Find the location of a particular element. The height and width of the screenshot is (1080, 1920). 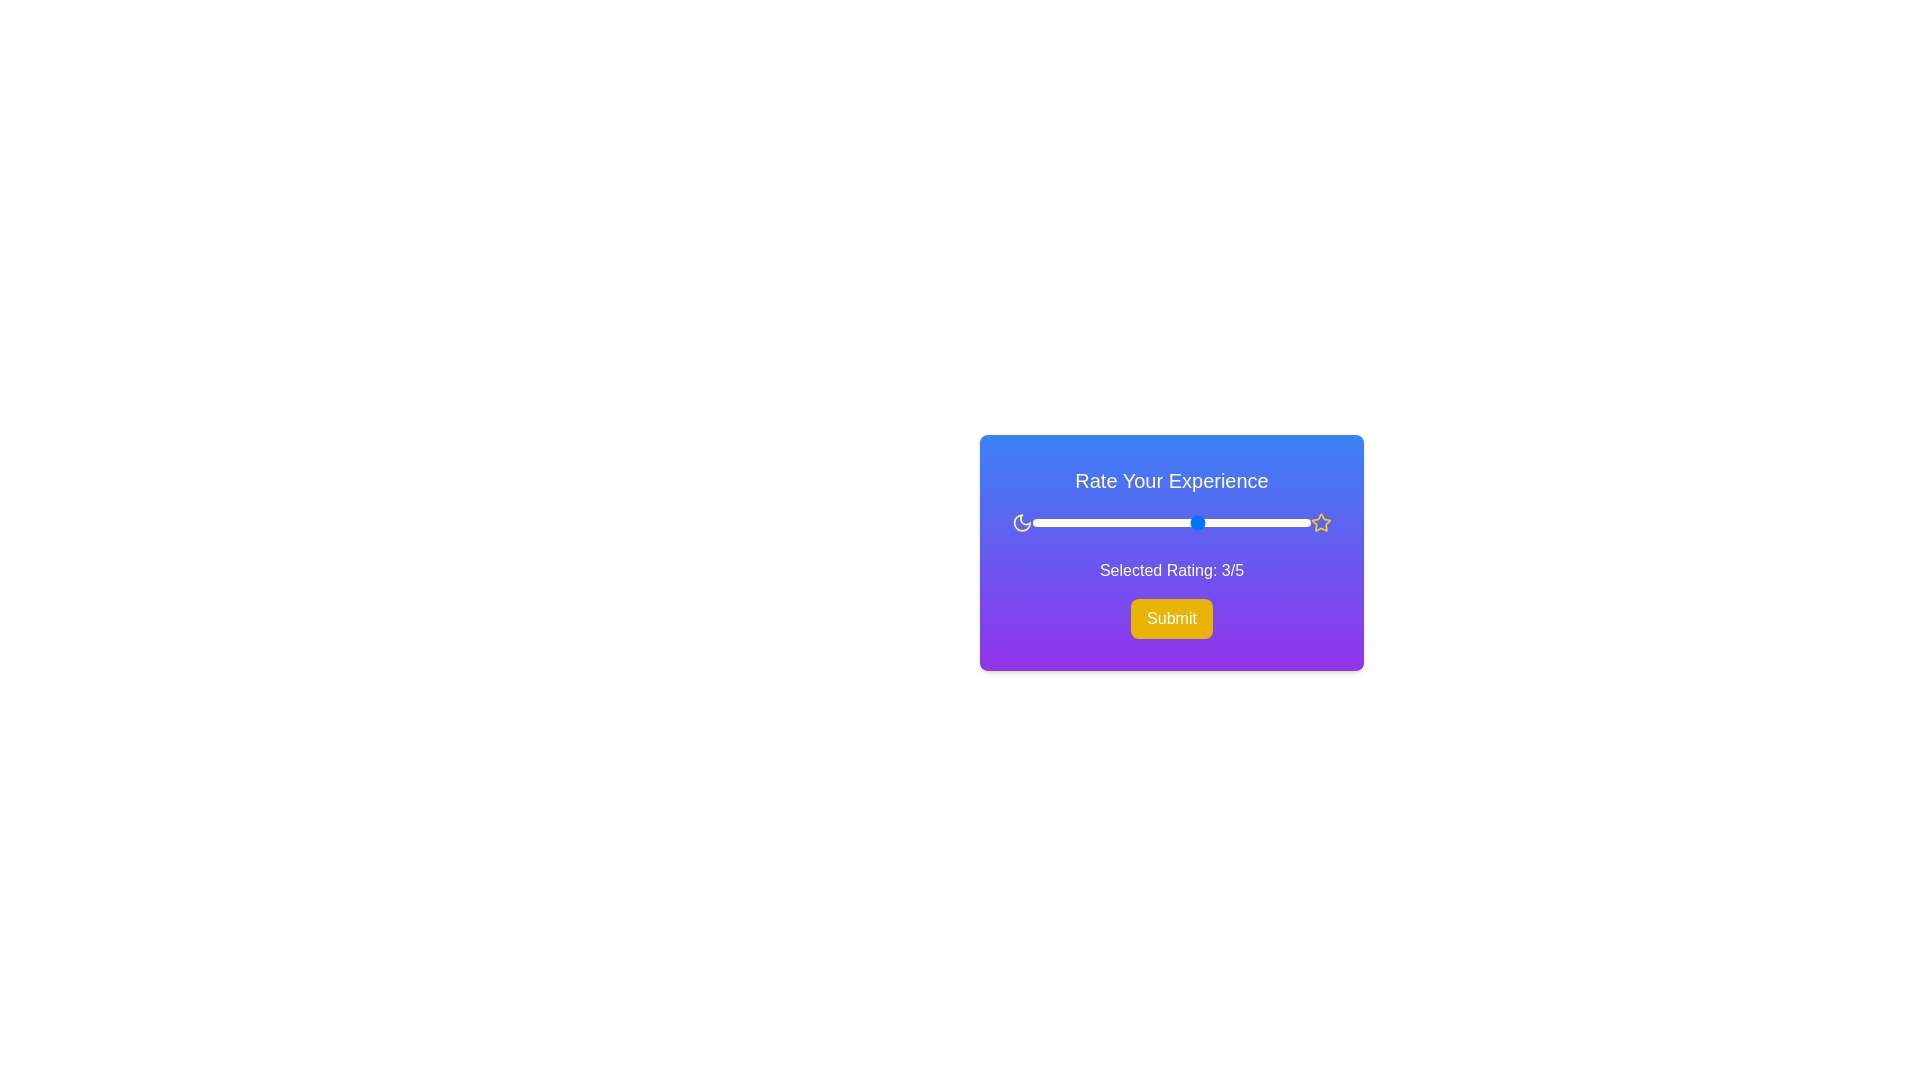

the rating slider to 2 (0-5) is located at coordinates (1144, 522).